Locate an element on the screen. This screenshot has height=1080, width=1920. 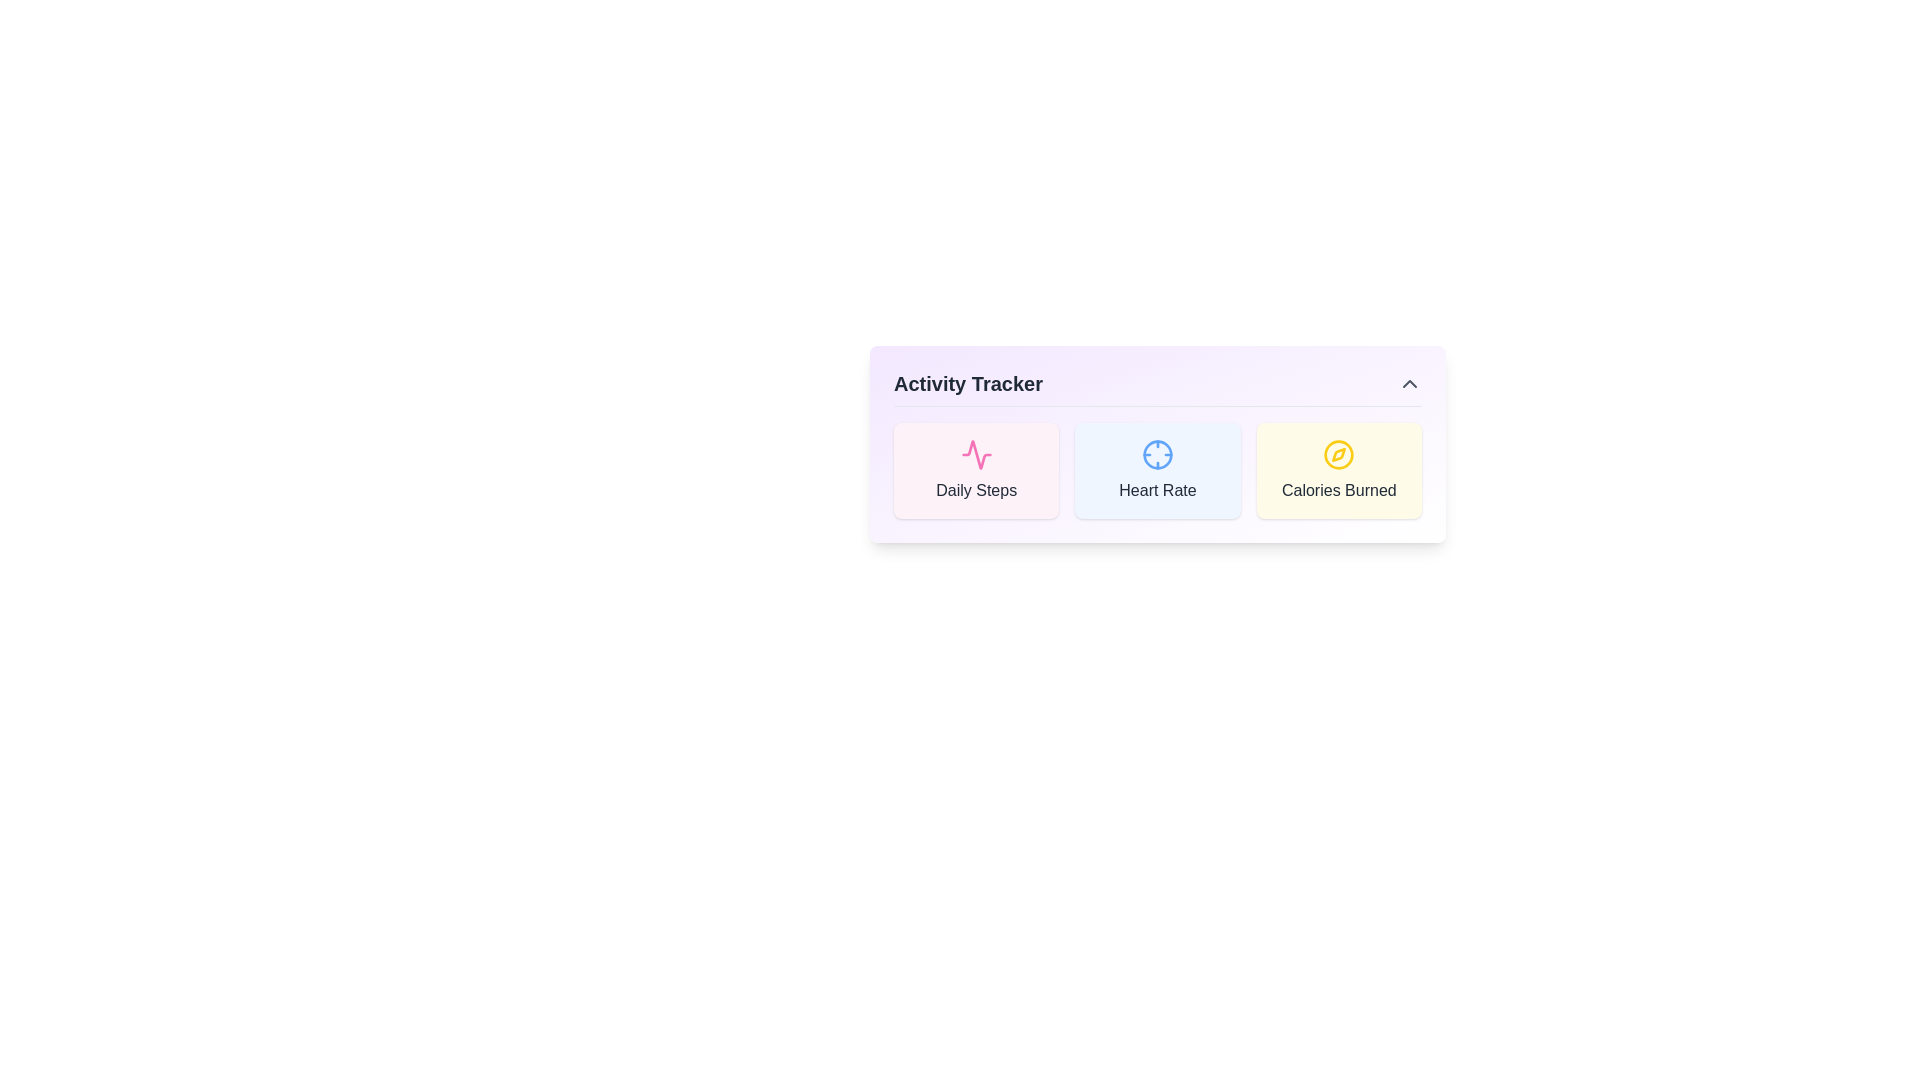
the circular icon with a yellow outline in the 'Calories Burned' section of the activity tracker interface, which is part of a compass-like design is located at coordinates (1339, 455).